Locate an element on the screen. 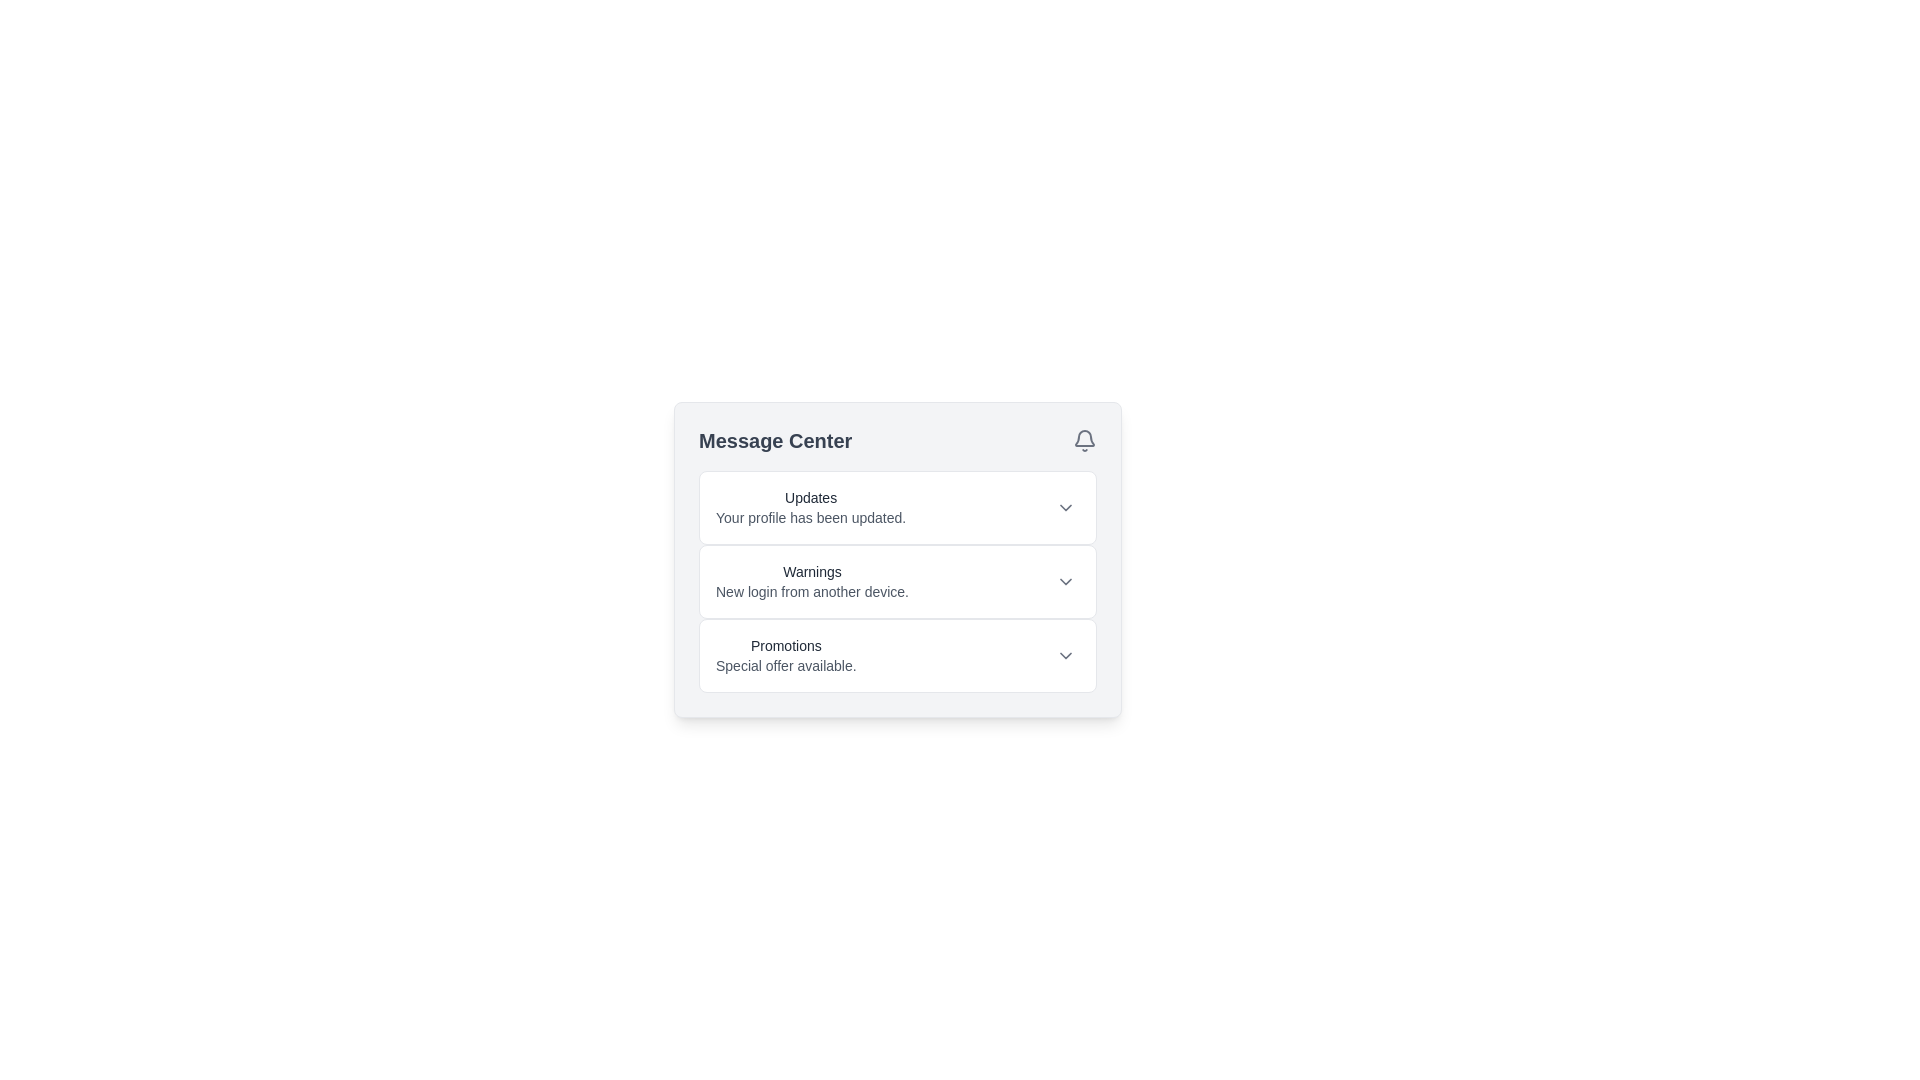 The width and height of the screenshot is (1920, 1080). the 'Warnings' notification item in the Message Center, which contains the message 'New login from another device.' is located at coordinates (896, 582).